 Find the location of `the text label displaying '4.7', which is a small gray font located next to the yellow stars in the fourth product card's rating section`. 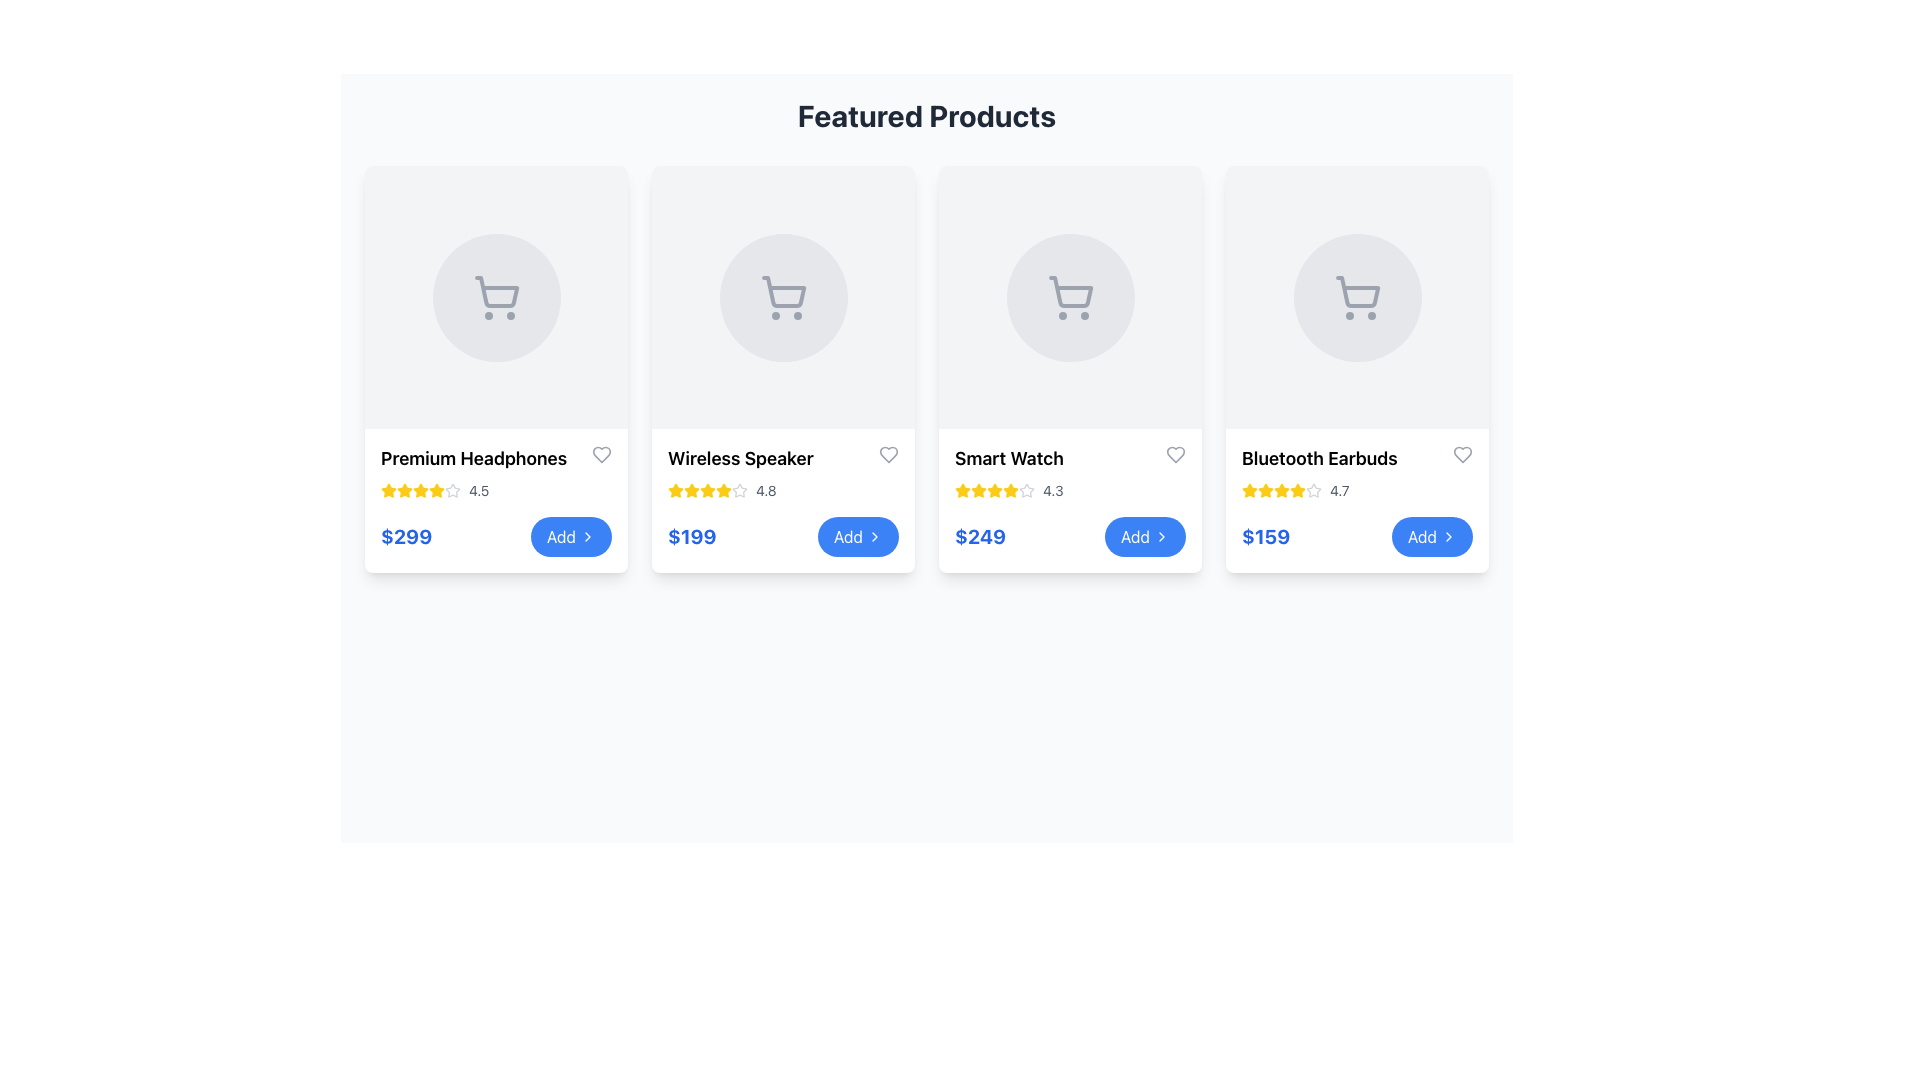

the text label displaying '4.7', which is a small gray font located next to the yellow stars in the fourth product card's rating section is located at coordinates (1339, 490).